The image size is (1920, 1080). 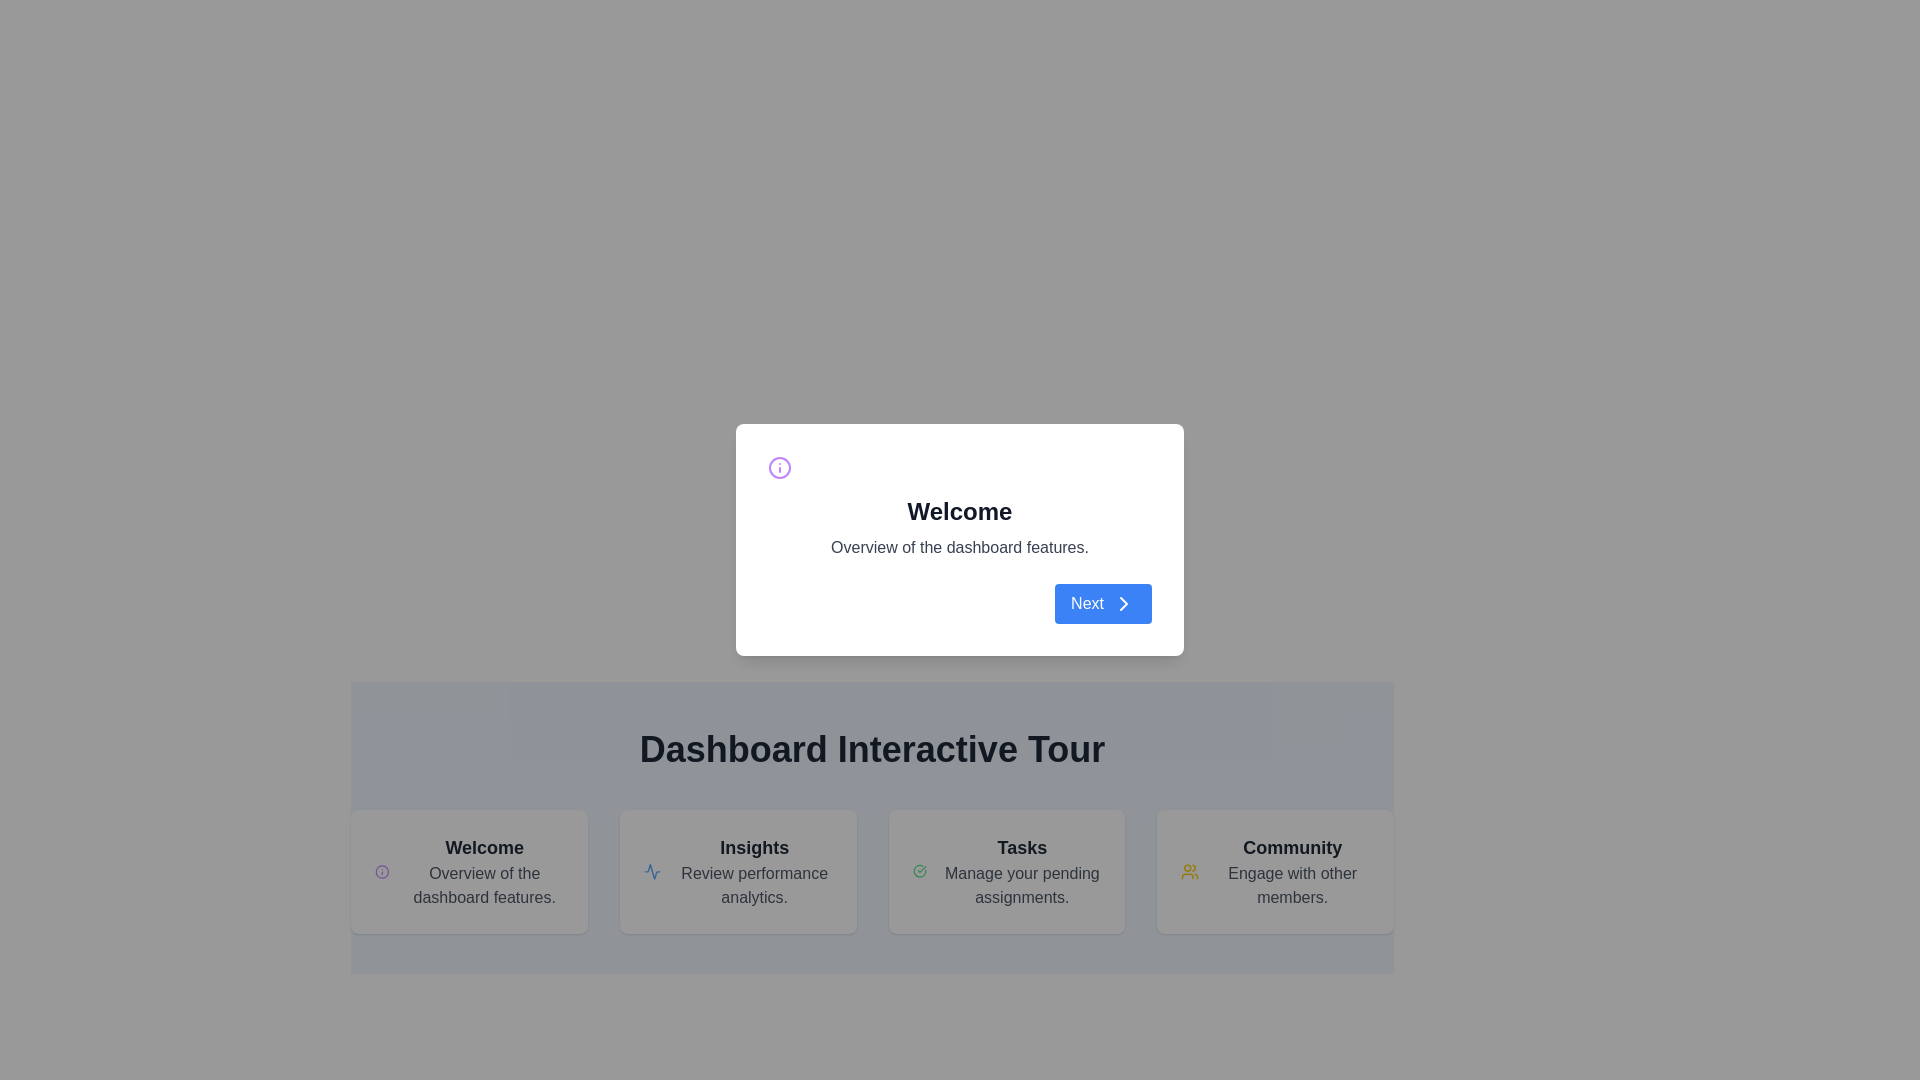 I want to click on the rightward pointing chevron arrow icon located inside the 'Next' button, positioned towards the bottom-right of the dialog box, so click(x=1123, y=603).